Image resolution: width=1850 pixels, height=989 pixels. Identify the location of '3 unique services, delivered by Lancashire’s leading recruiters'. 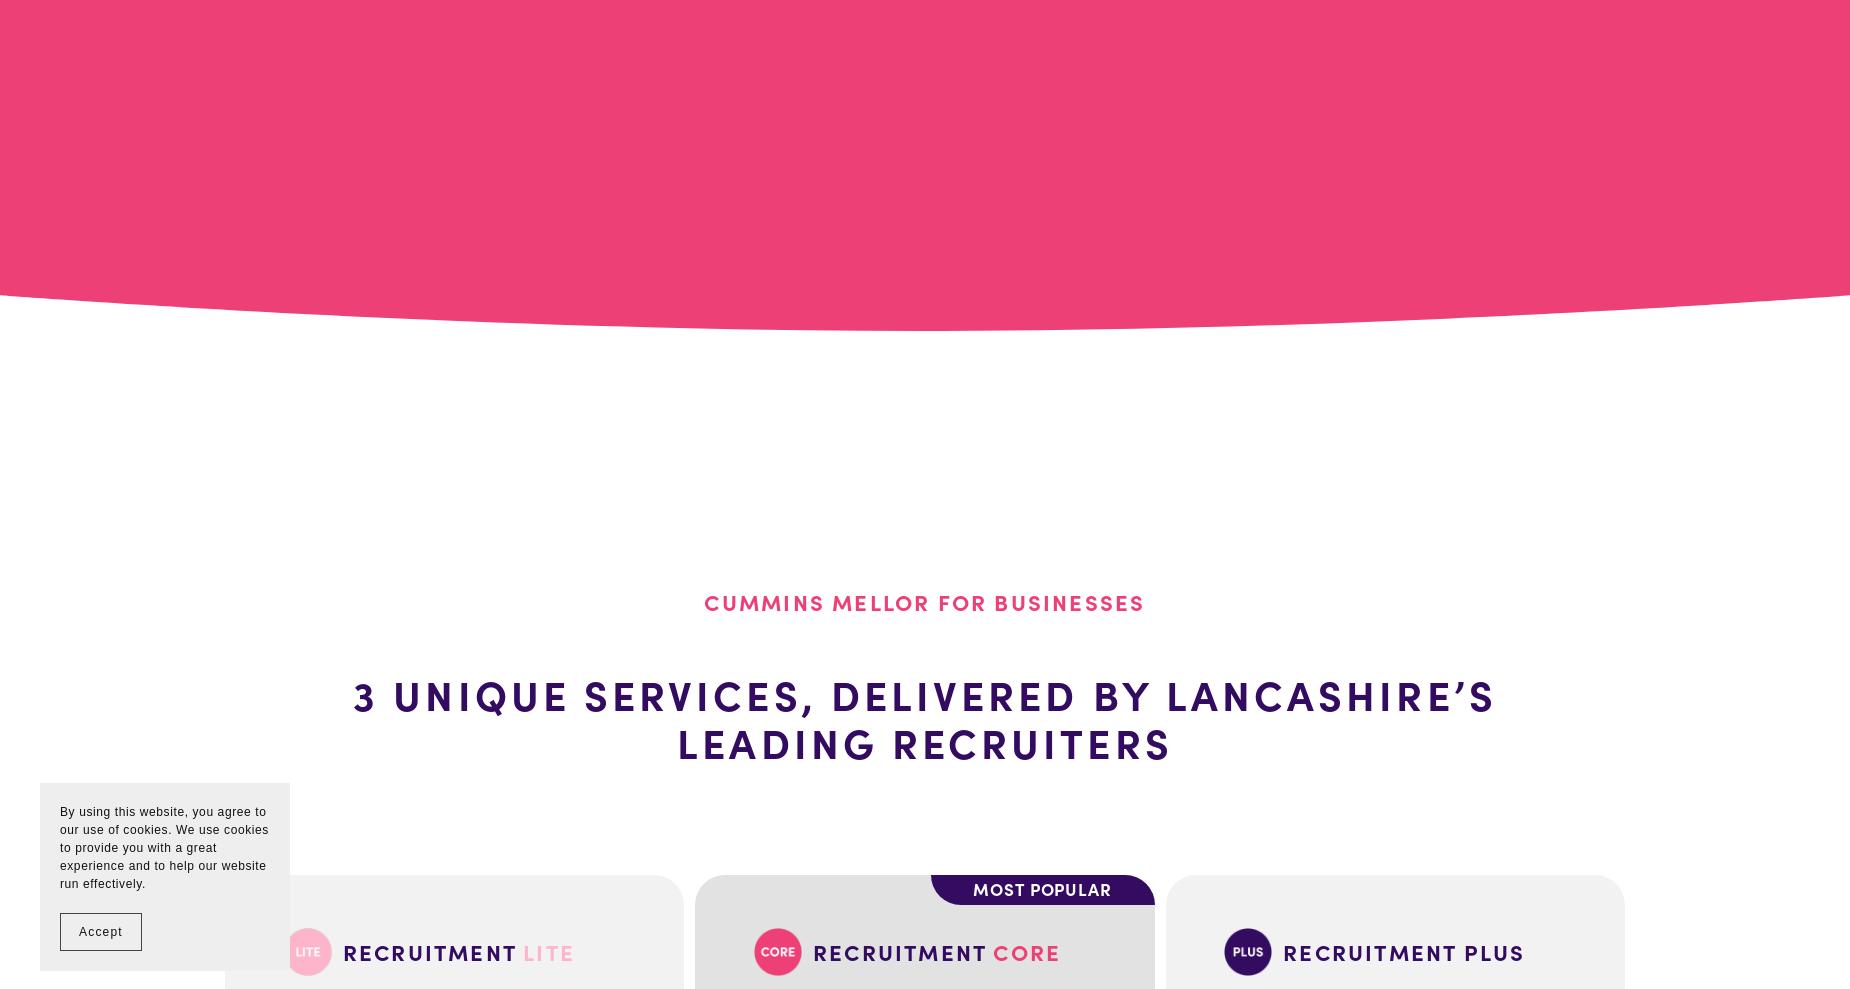
(351, 716).